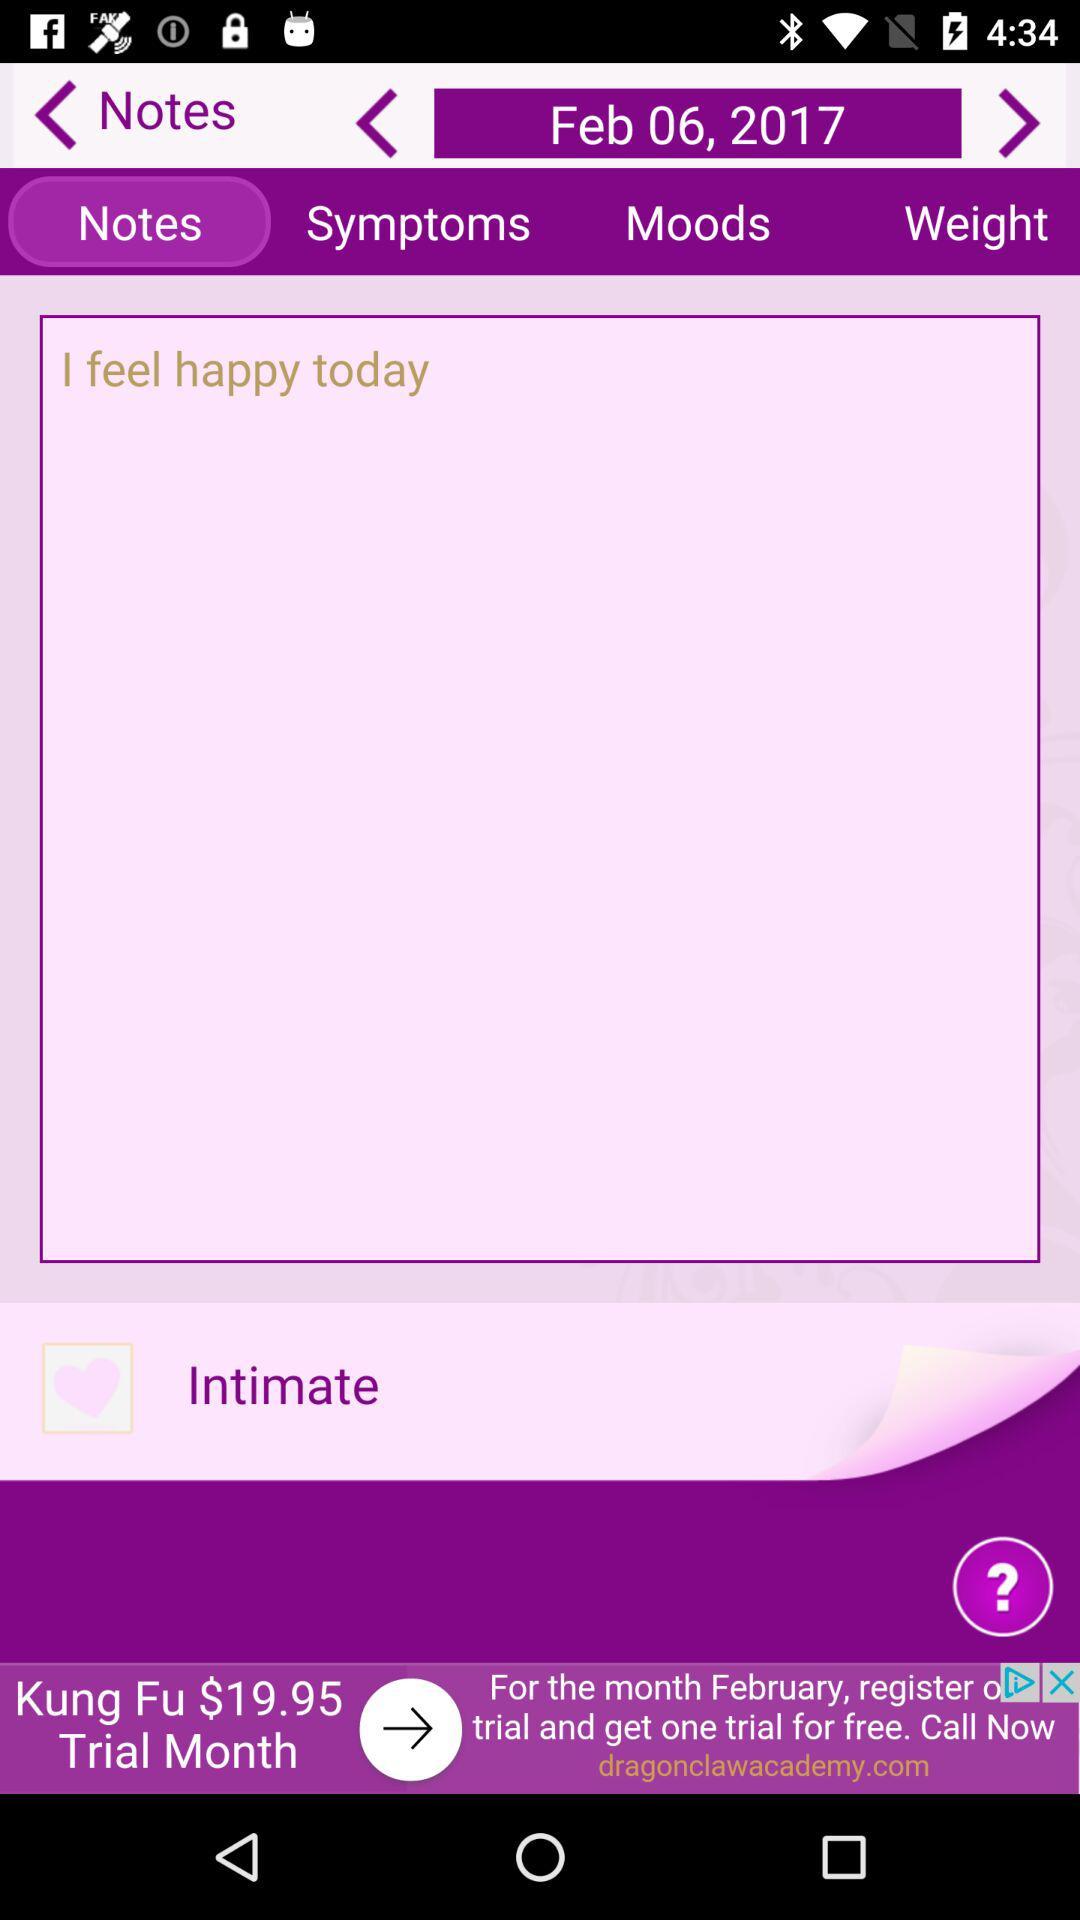 This screenshot has height=1920, width=1080. I want to click on next page, so click(1019, 122).